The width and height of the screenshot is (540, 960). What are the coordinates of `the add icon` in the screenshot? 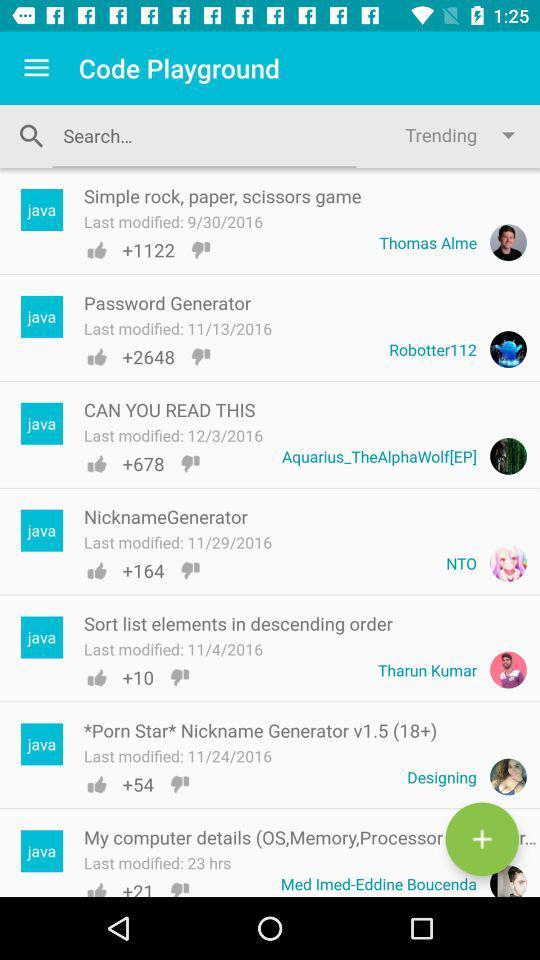 It's located at (481, 839).